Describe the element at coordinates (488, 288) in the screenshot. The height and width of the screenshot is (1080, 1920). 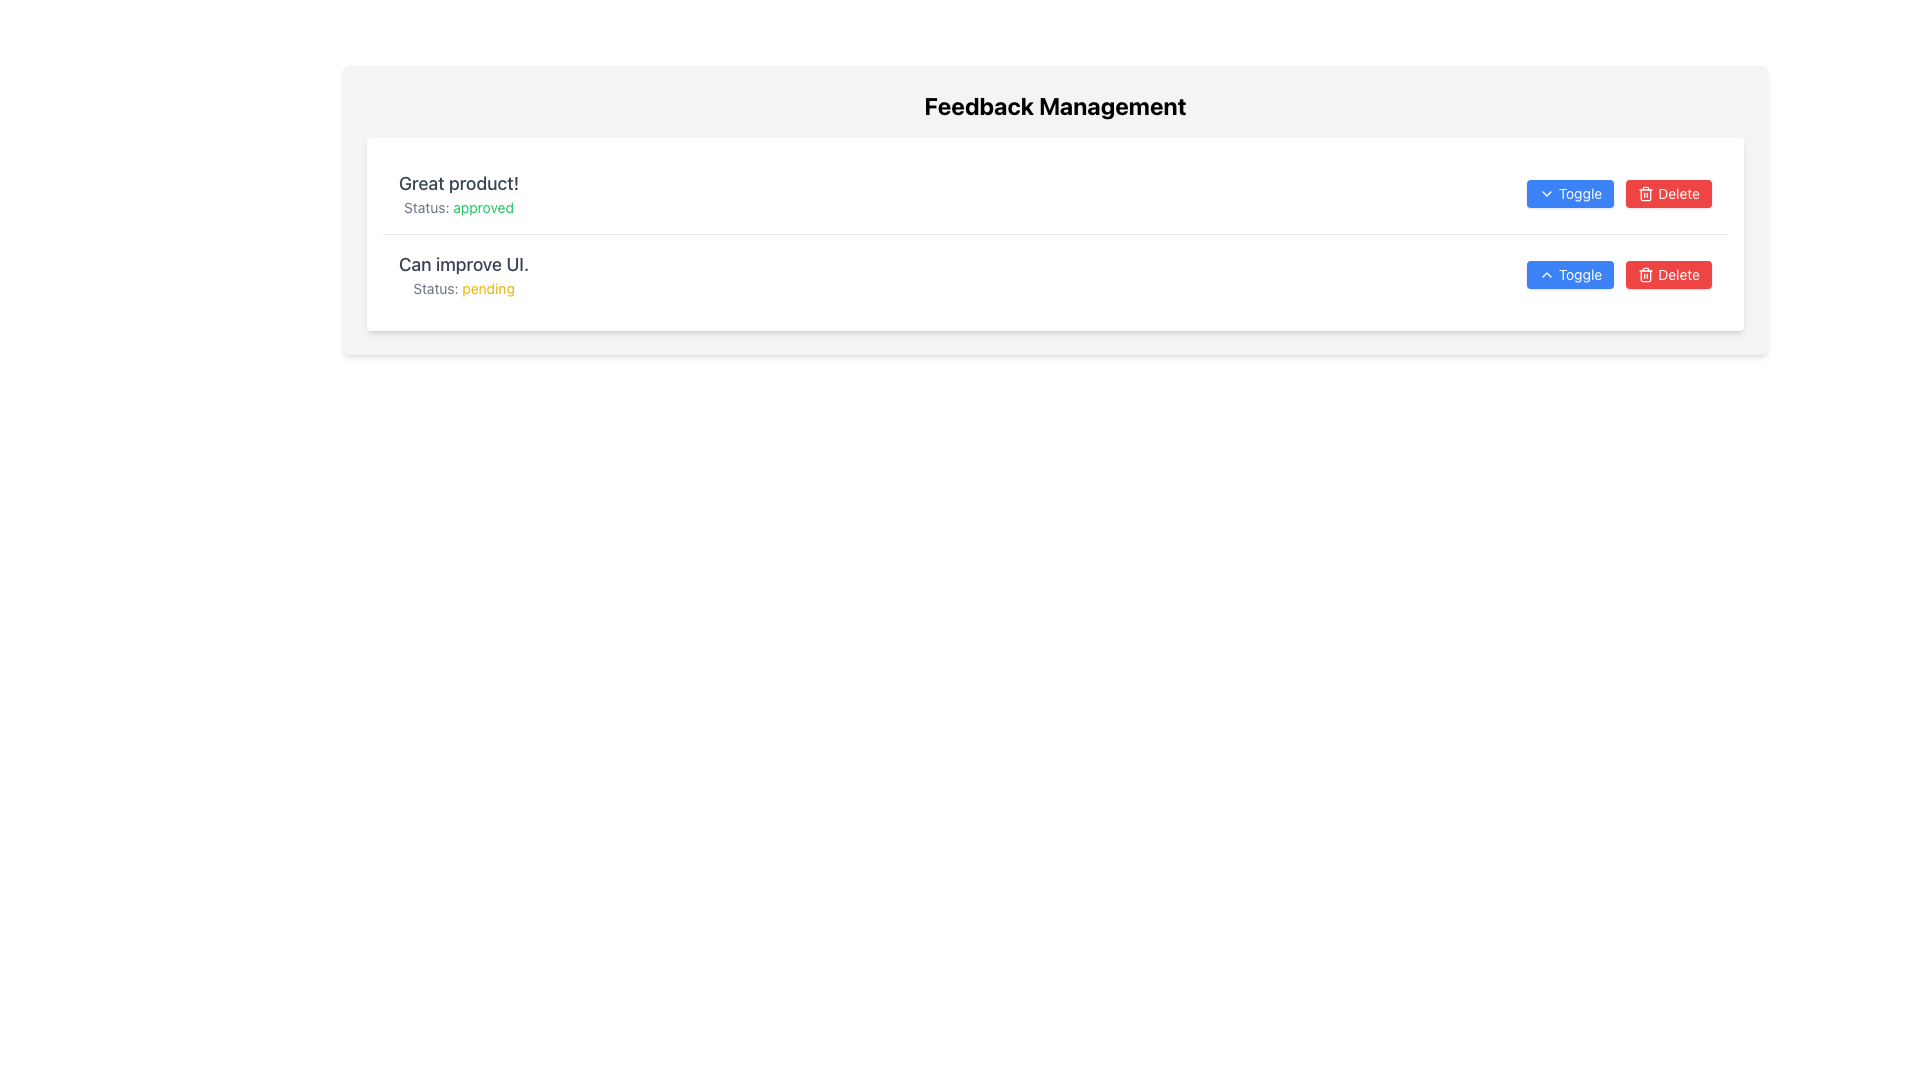
I see `the text label that displays the current status indicating 'pending' below the feedback comment 'Can improve UI.'` at that location.